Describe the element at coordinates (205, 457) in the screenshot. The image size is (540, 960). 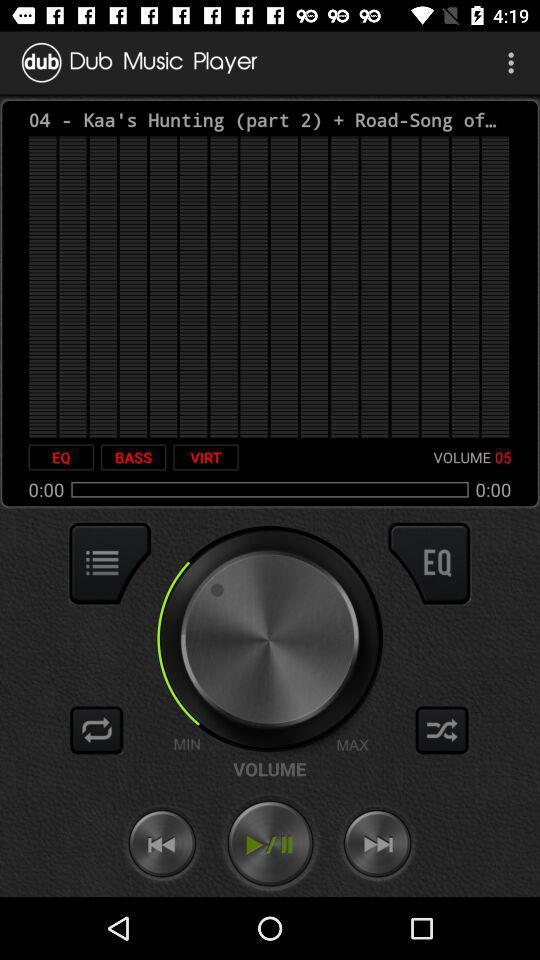
I see `the  virt  icon` at that location.